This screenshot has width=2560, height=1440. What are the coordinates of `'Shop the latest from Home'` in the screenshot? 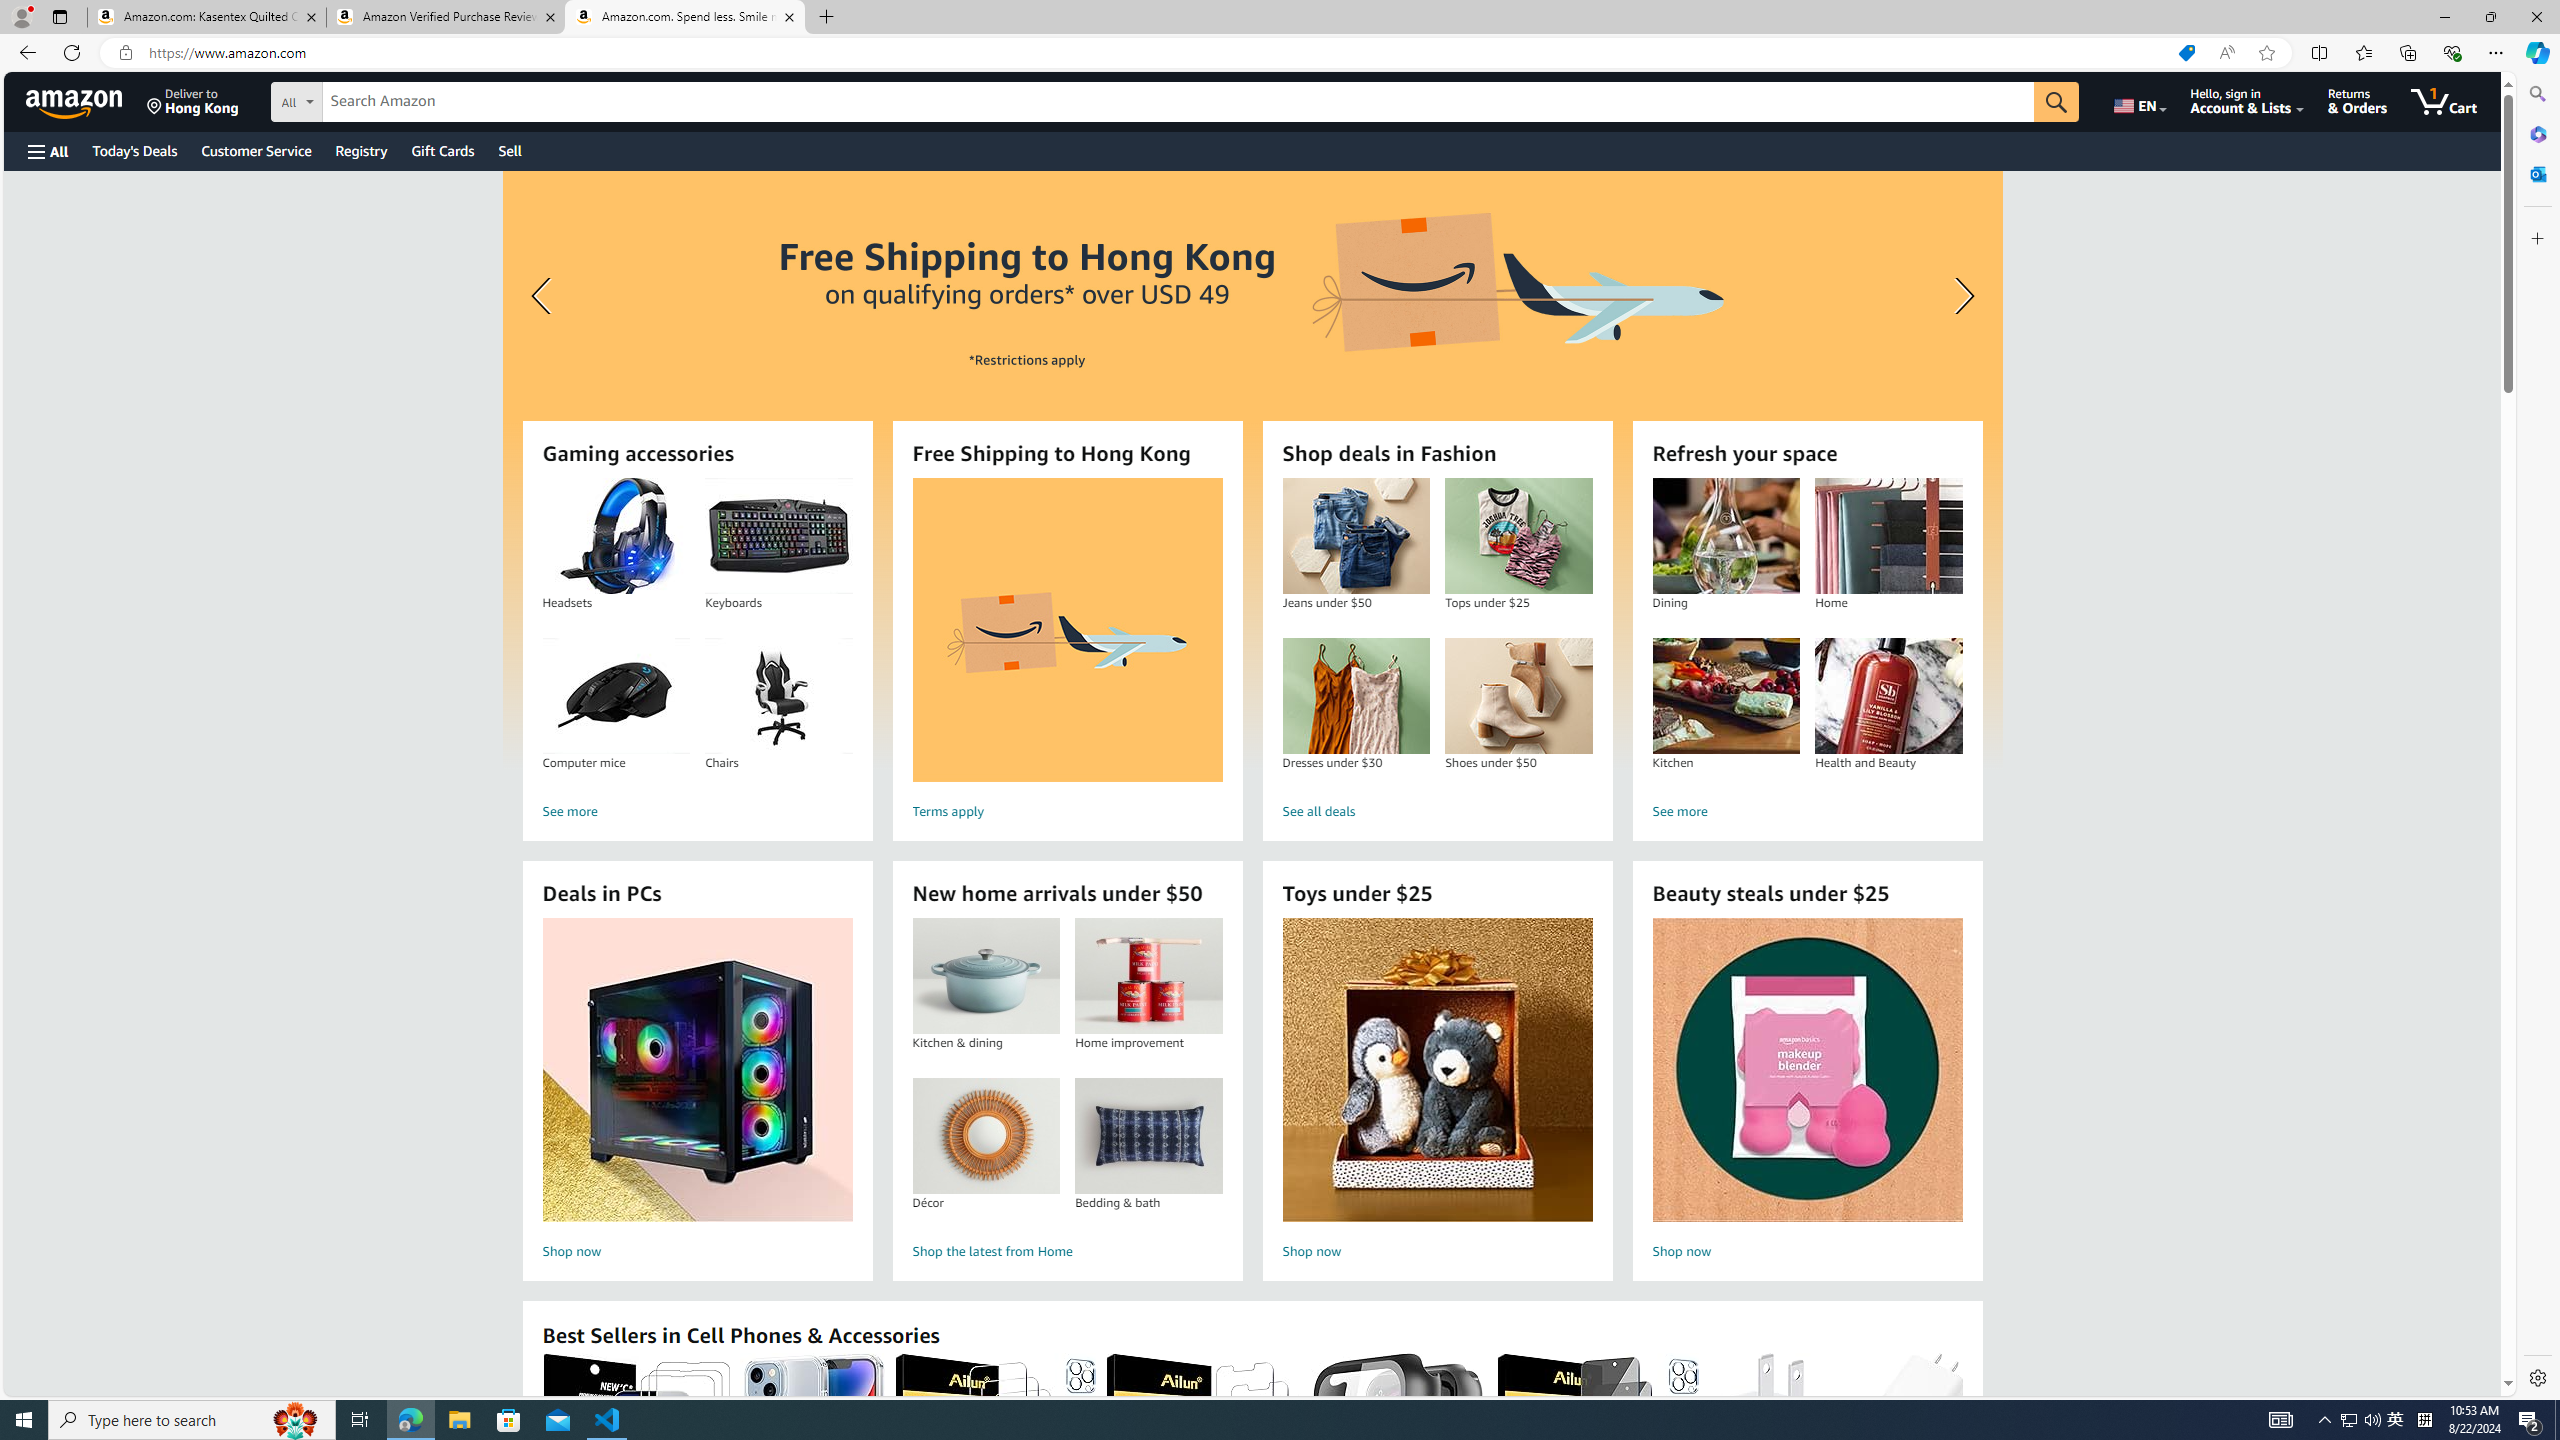 It's located at (1067, 1252).